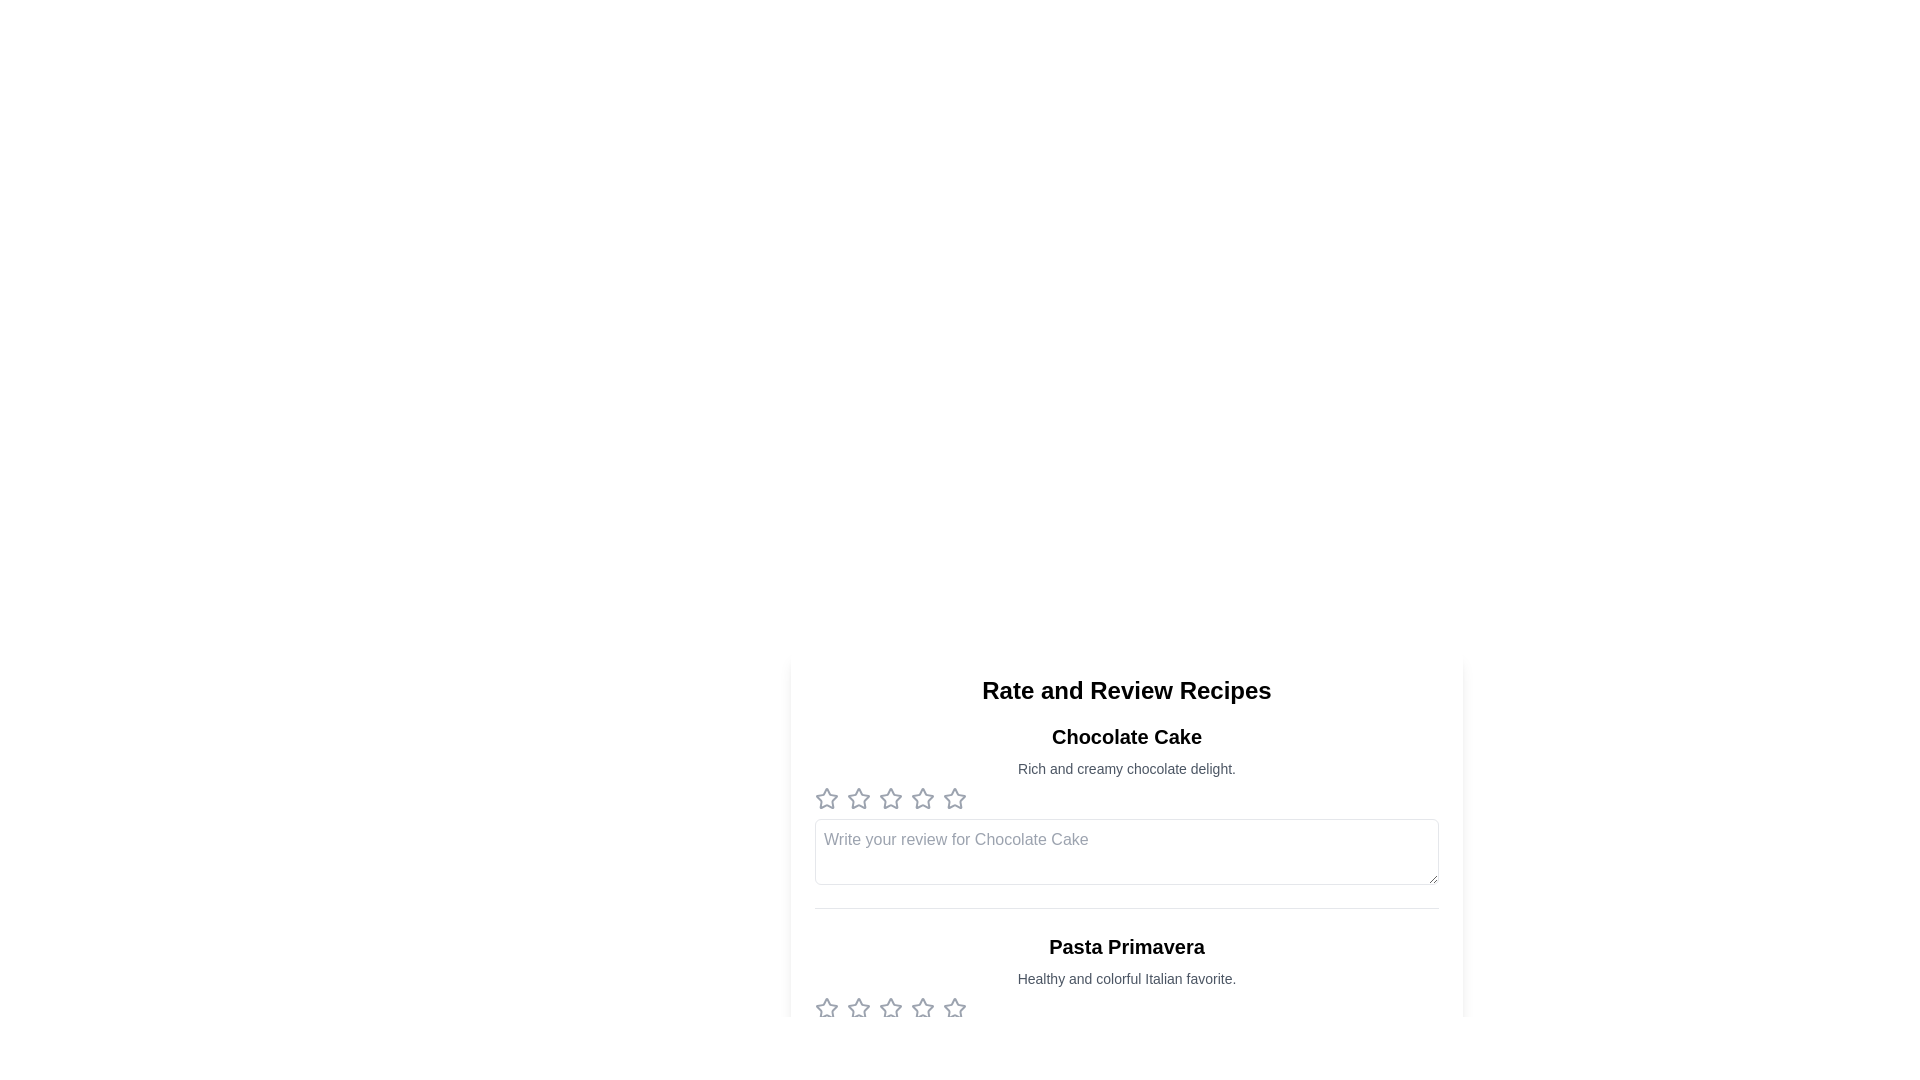 This screenshot has height=1080, width=1920. Describe the element at coordinates (890, 797) in the screenshot. I see `the fifth star icon in the rating component, which allows users to provide a specific rating, positioned above the review text input field` at that location.